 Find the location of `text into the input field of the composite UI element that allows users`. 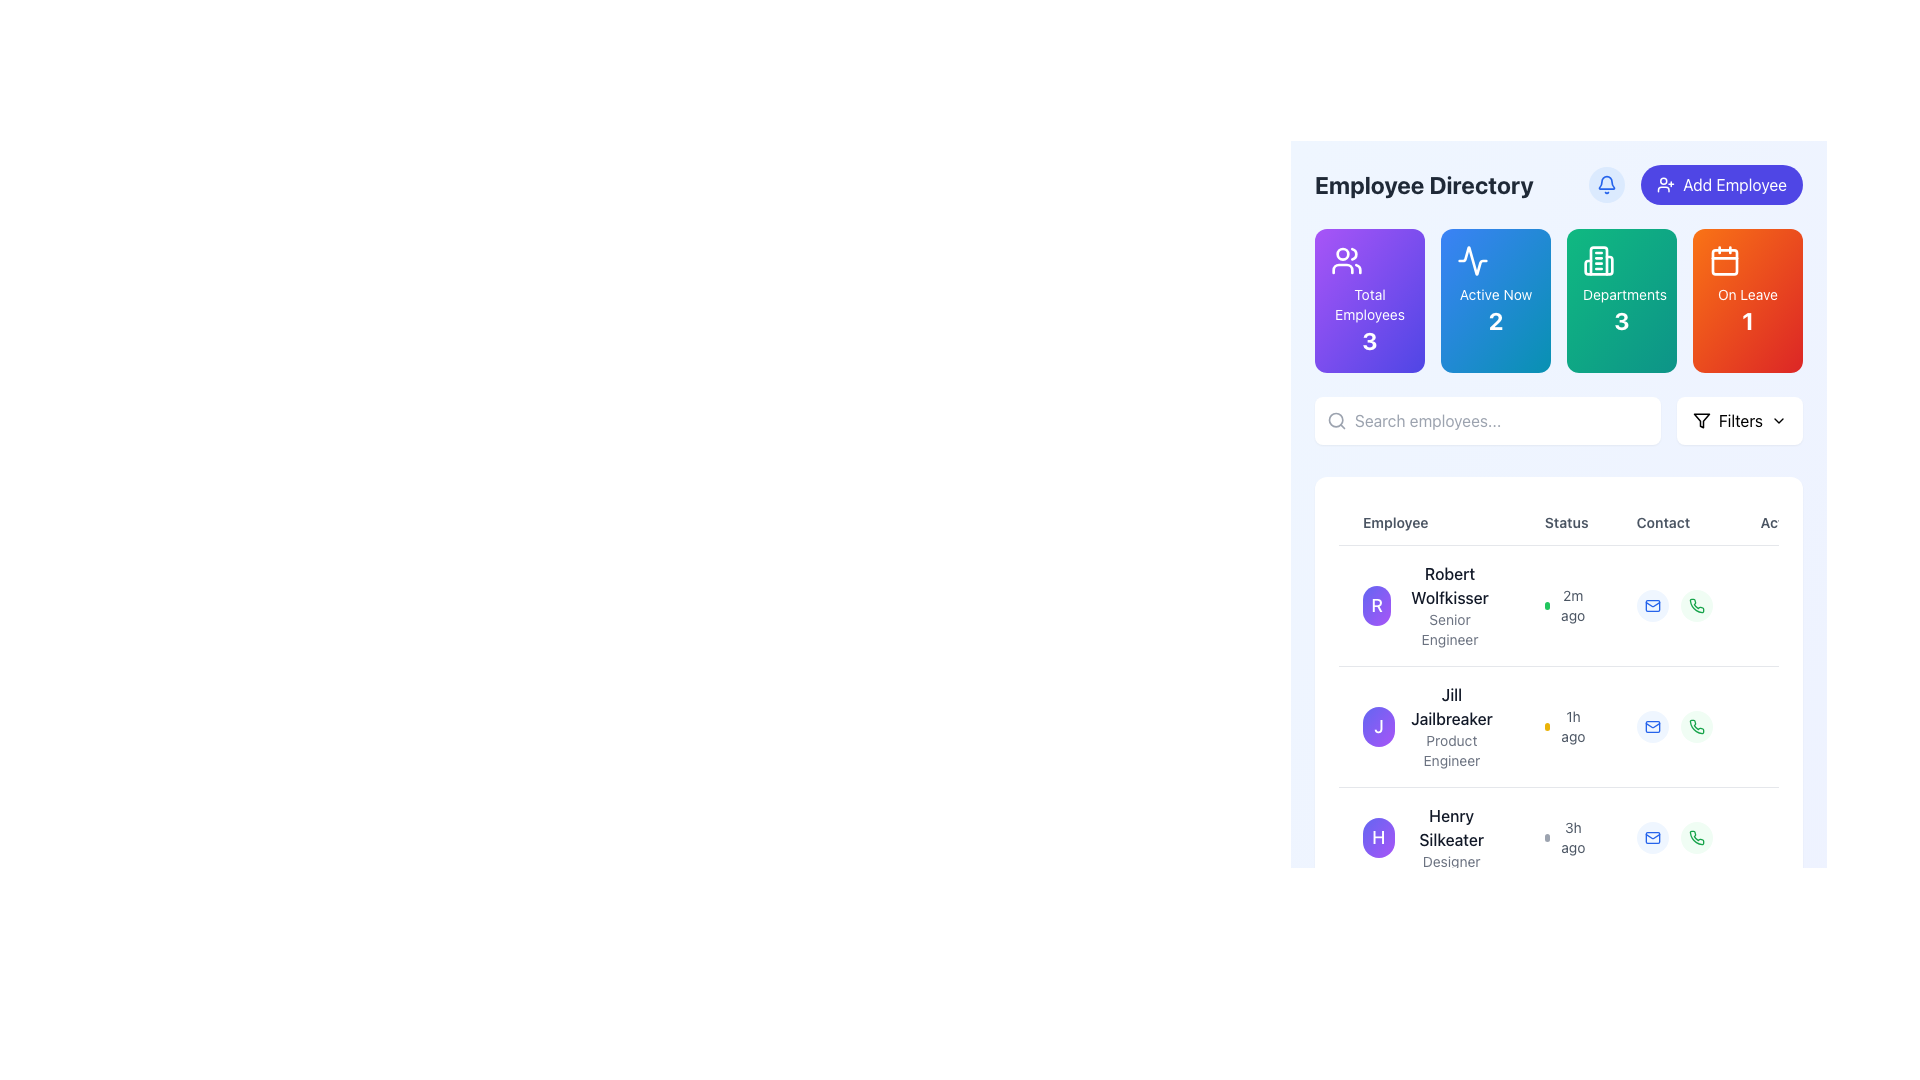

text into the input field of the composite UI element that allows users is located at coordinates (1558, 419).